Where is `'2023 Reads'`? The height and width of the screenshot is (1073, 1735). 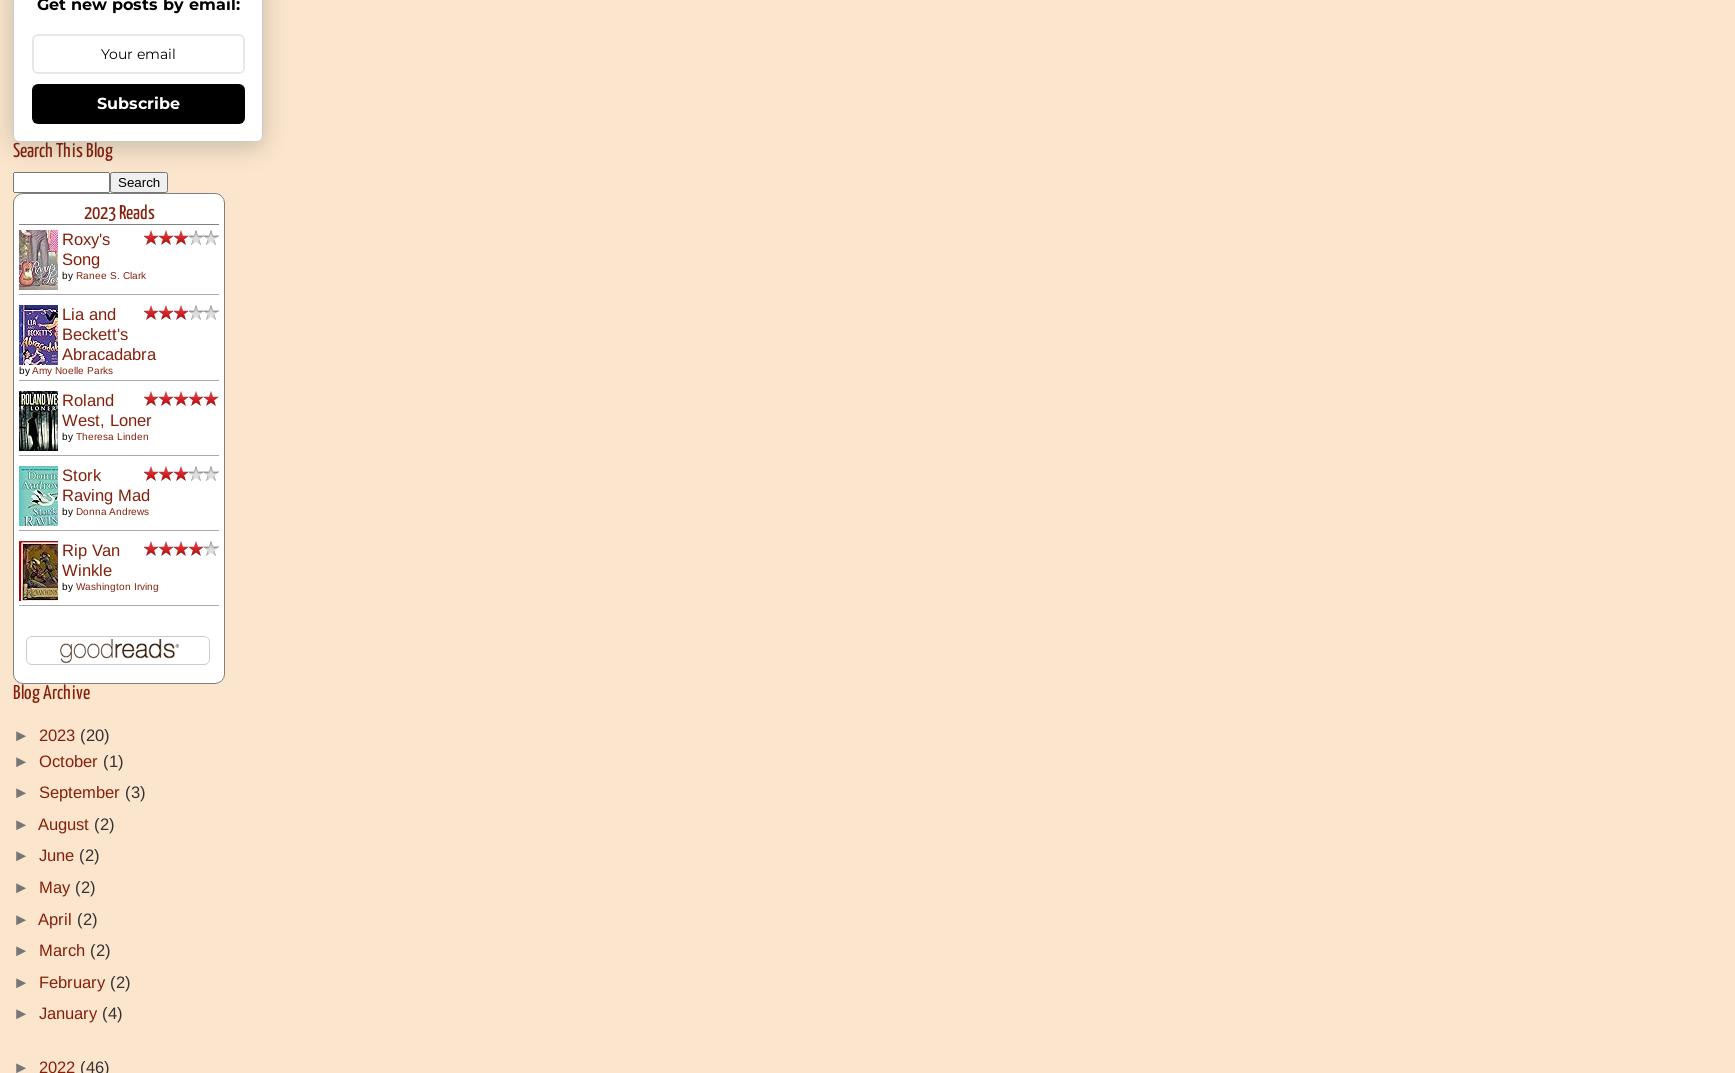
'2023 Reads' is located at coordinates (118, 212).